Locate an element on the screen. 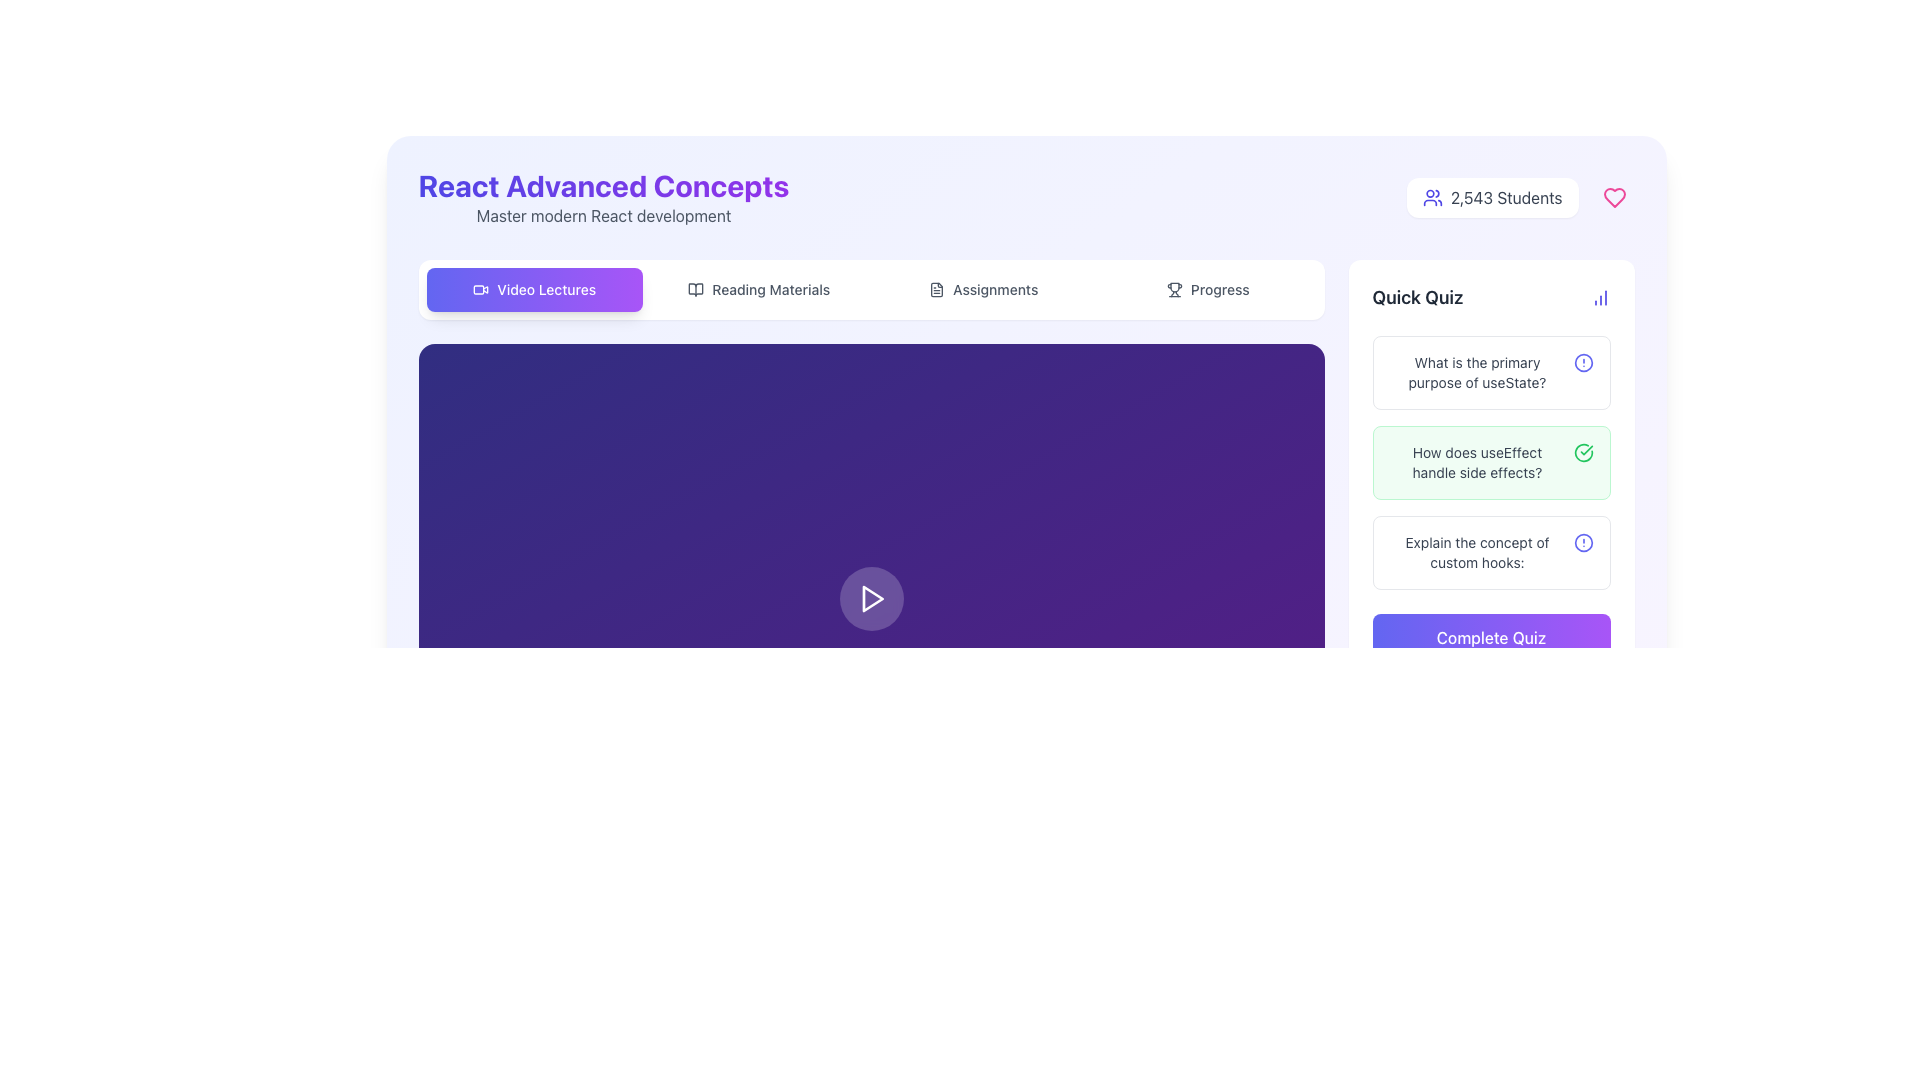 The height and width of the screenshot is (1080, 1920). the heart-shaped icon with a pink stroke to interact, located near the user count label indicating '2,543 Students' is located at coordinates (1614, 197).